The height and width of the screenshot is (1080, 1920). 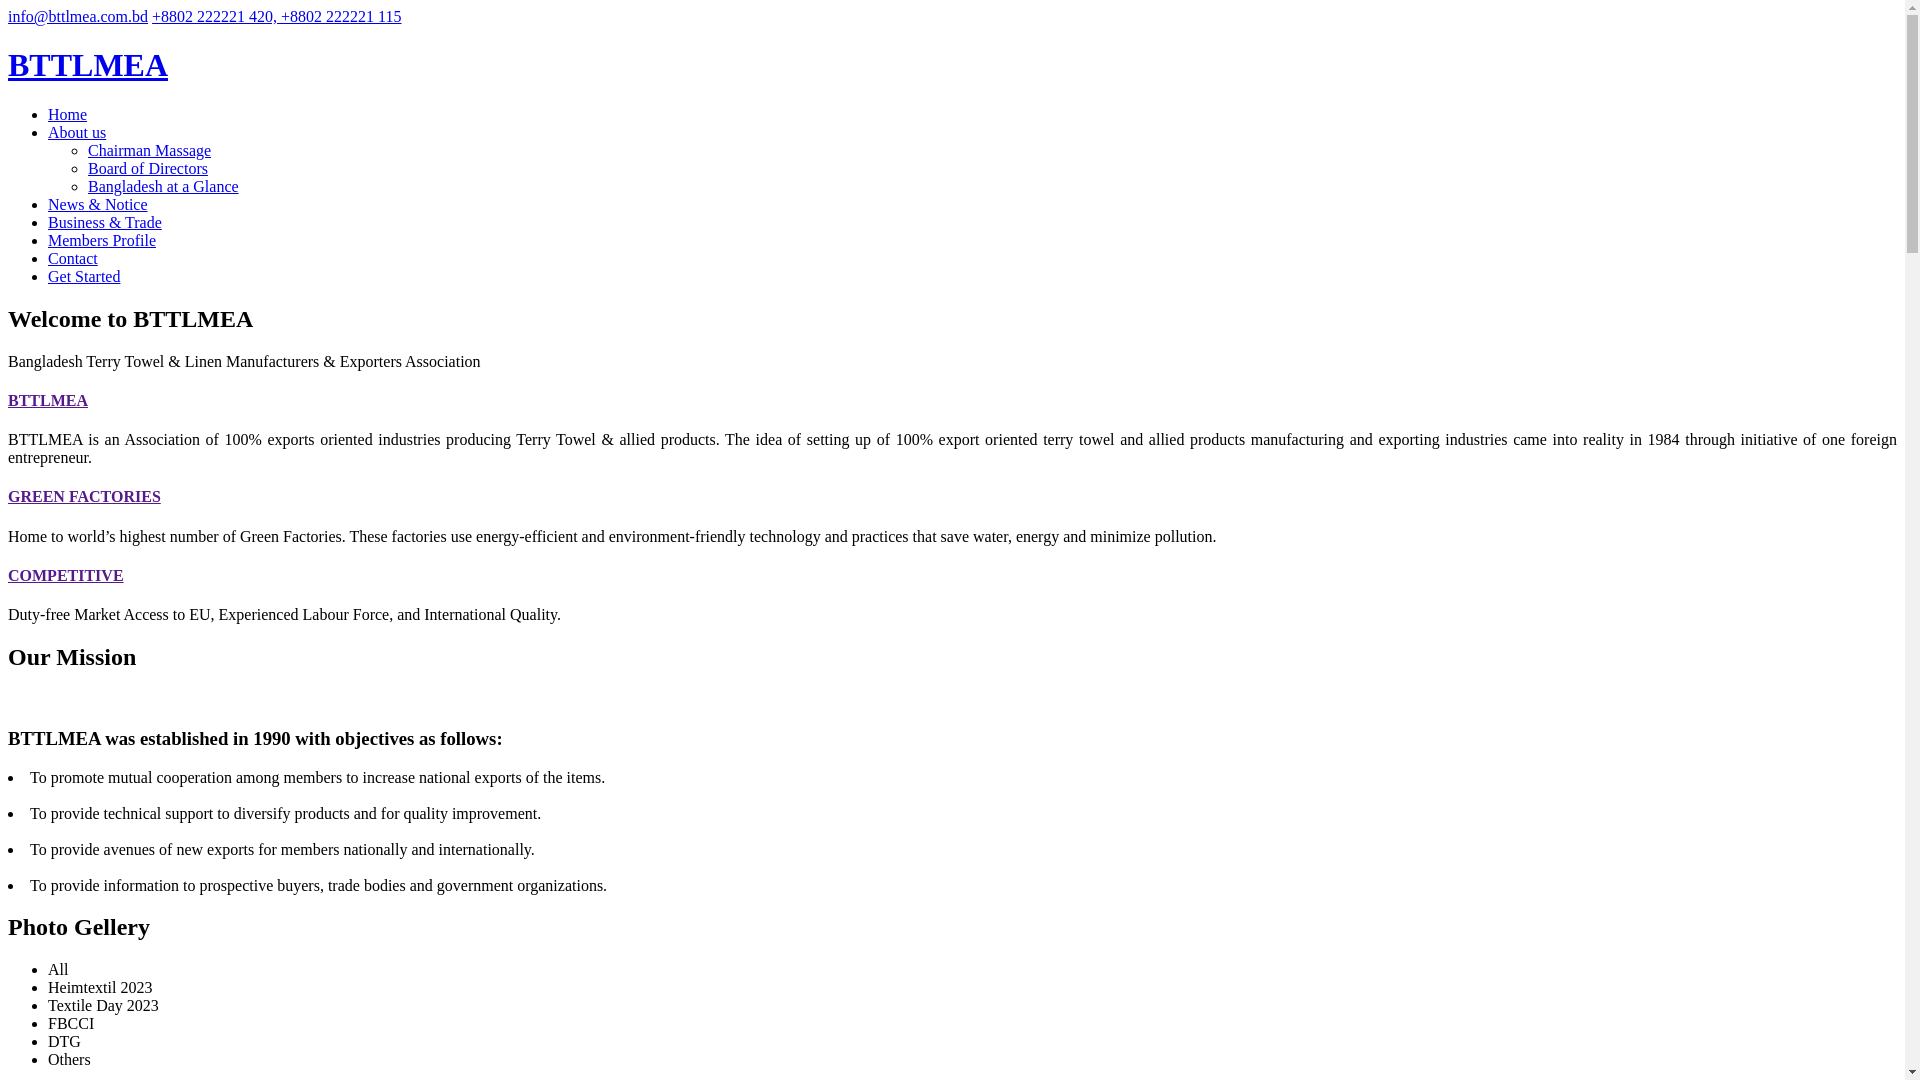 What do you see at coordinates (82, 276) in the screenshot?
I see `'Get Started'` at bounding box center [82, 276].